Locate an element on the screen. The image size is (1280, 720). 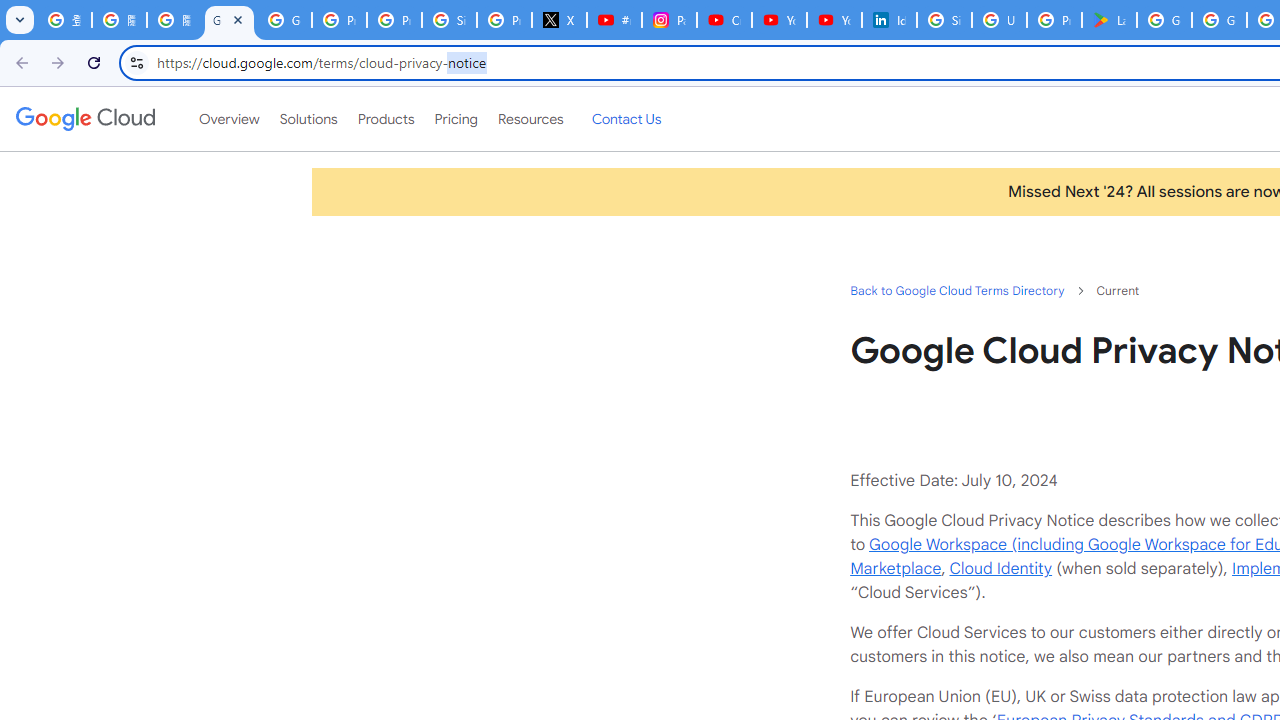
'Google Cloud' is located at coordinates (84, 119).